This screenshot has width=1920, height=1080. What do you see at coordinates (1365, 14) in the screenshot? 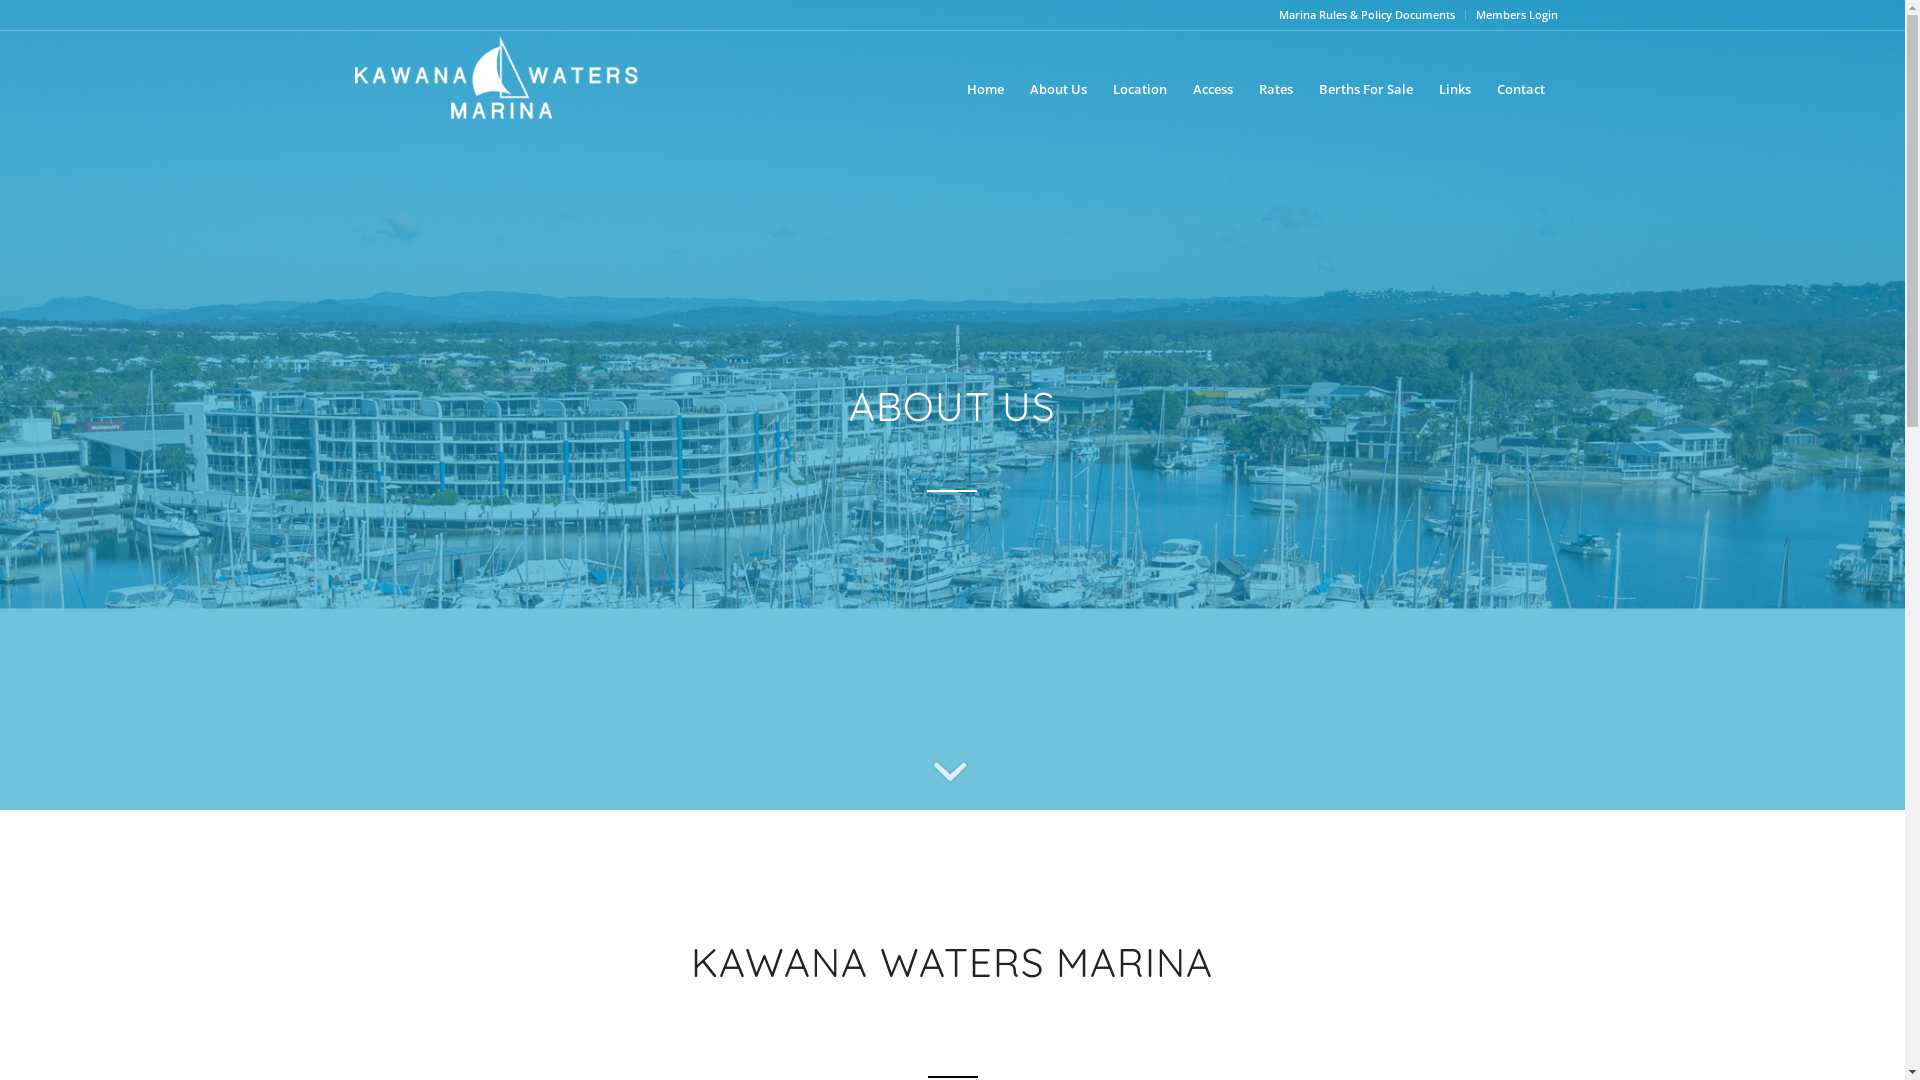
I see `'Marina Rules & Policy Documents'` at bounding box center [1365, 14].